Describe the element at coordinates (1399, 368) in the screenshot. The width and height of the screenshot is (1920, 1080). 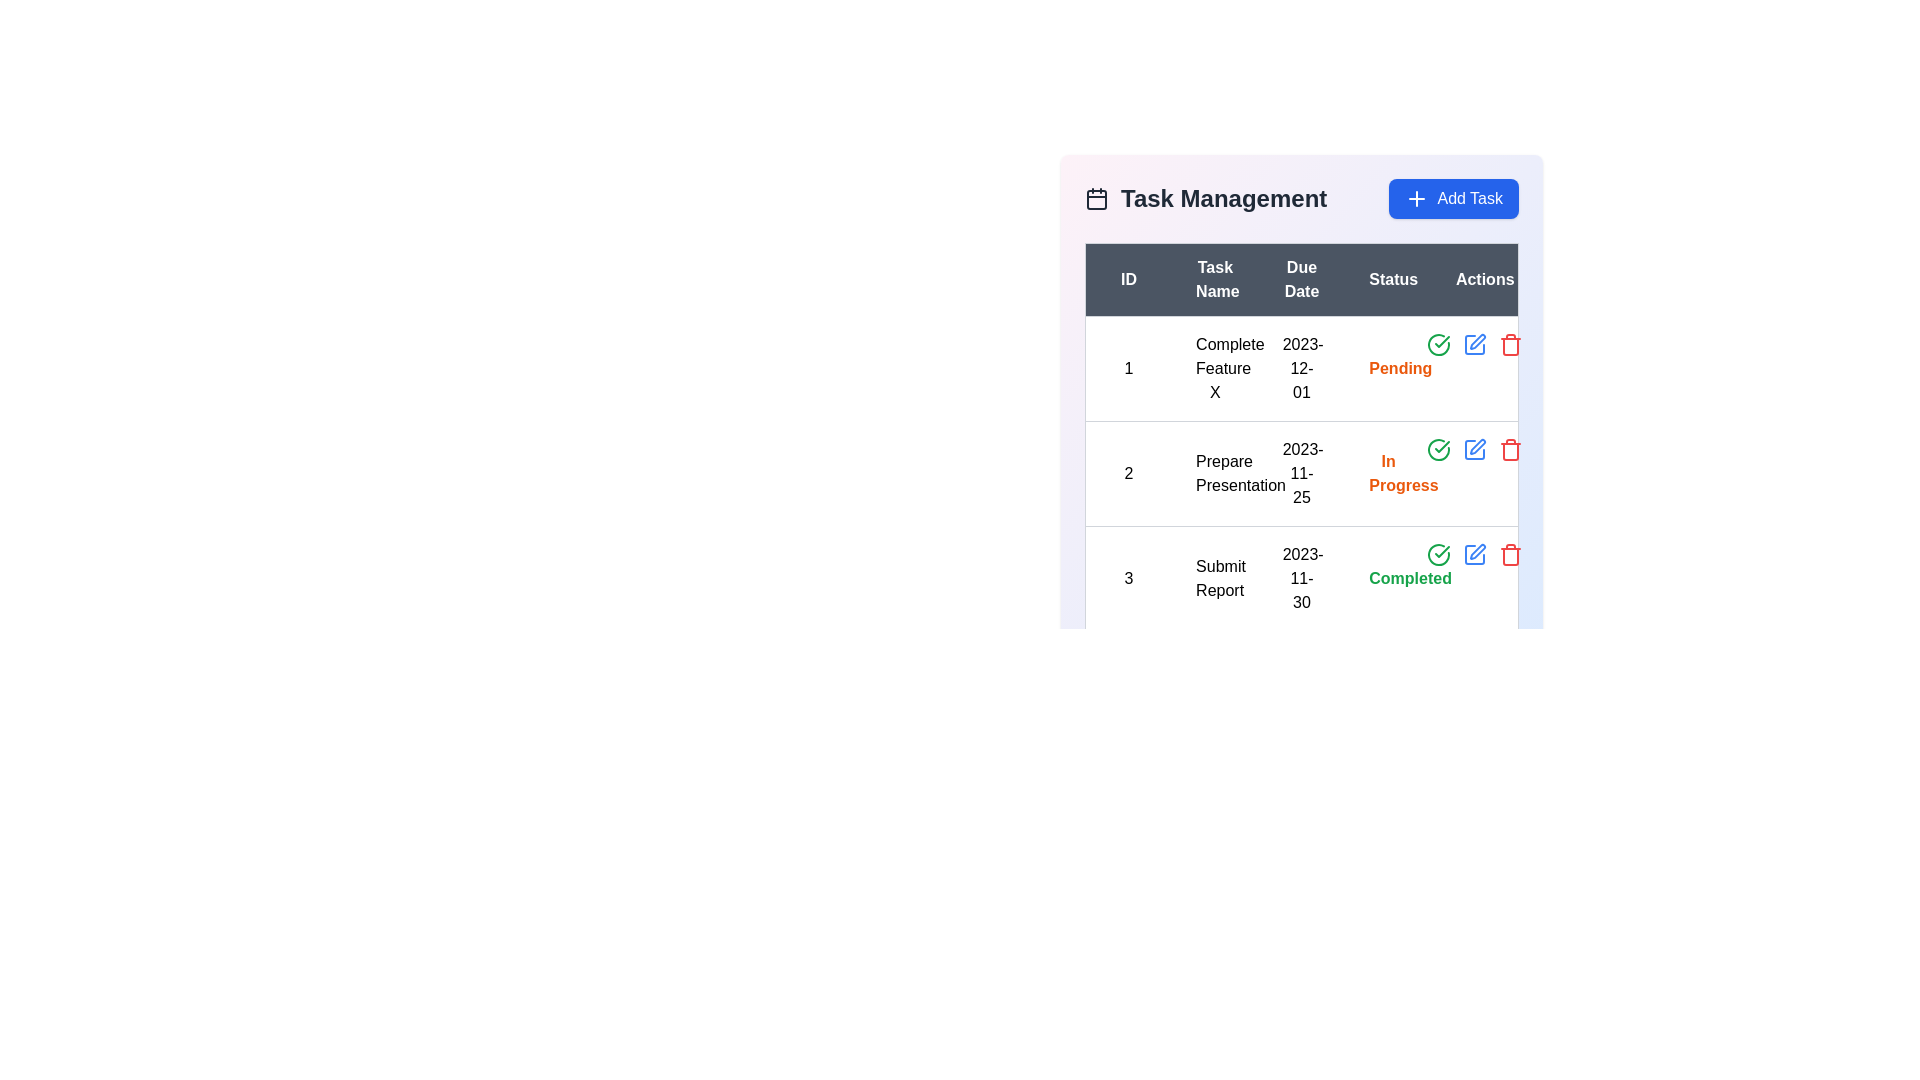
I see `status information from the text label stating 'Pending' in orange color and bold font, located in the 'Status' column of the first row of the task management table` at that location.